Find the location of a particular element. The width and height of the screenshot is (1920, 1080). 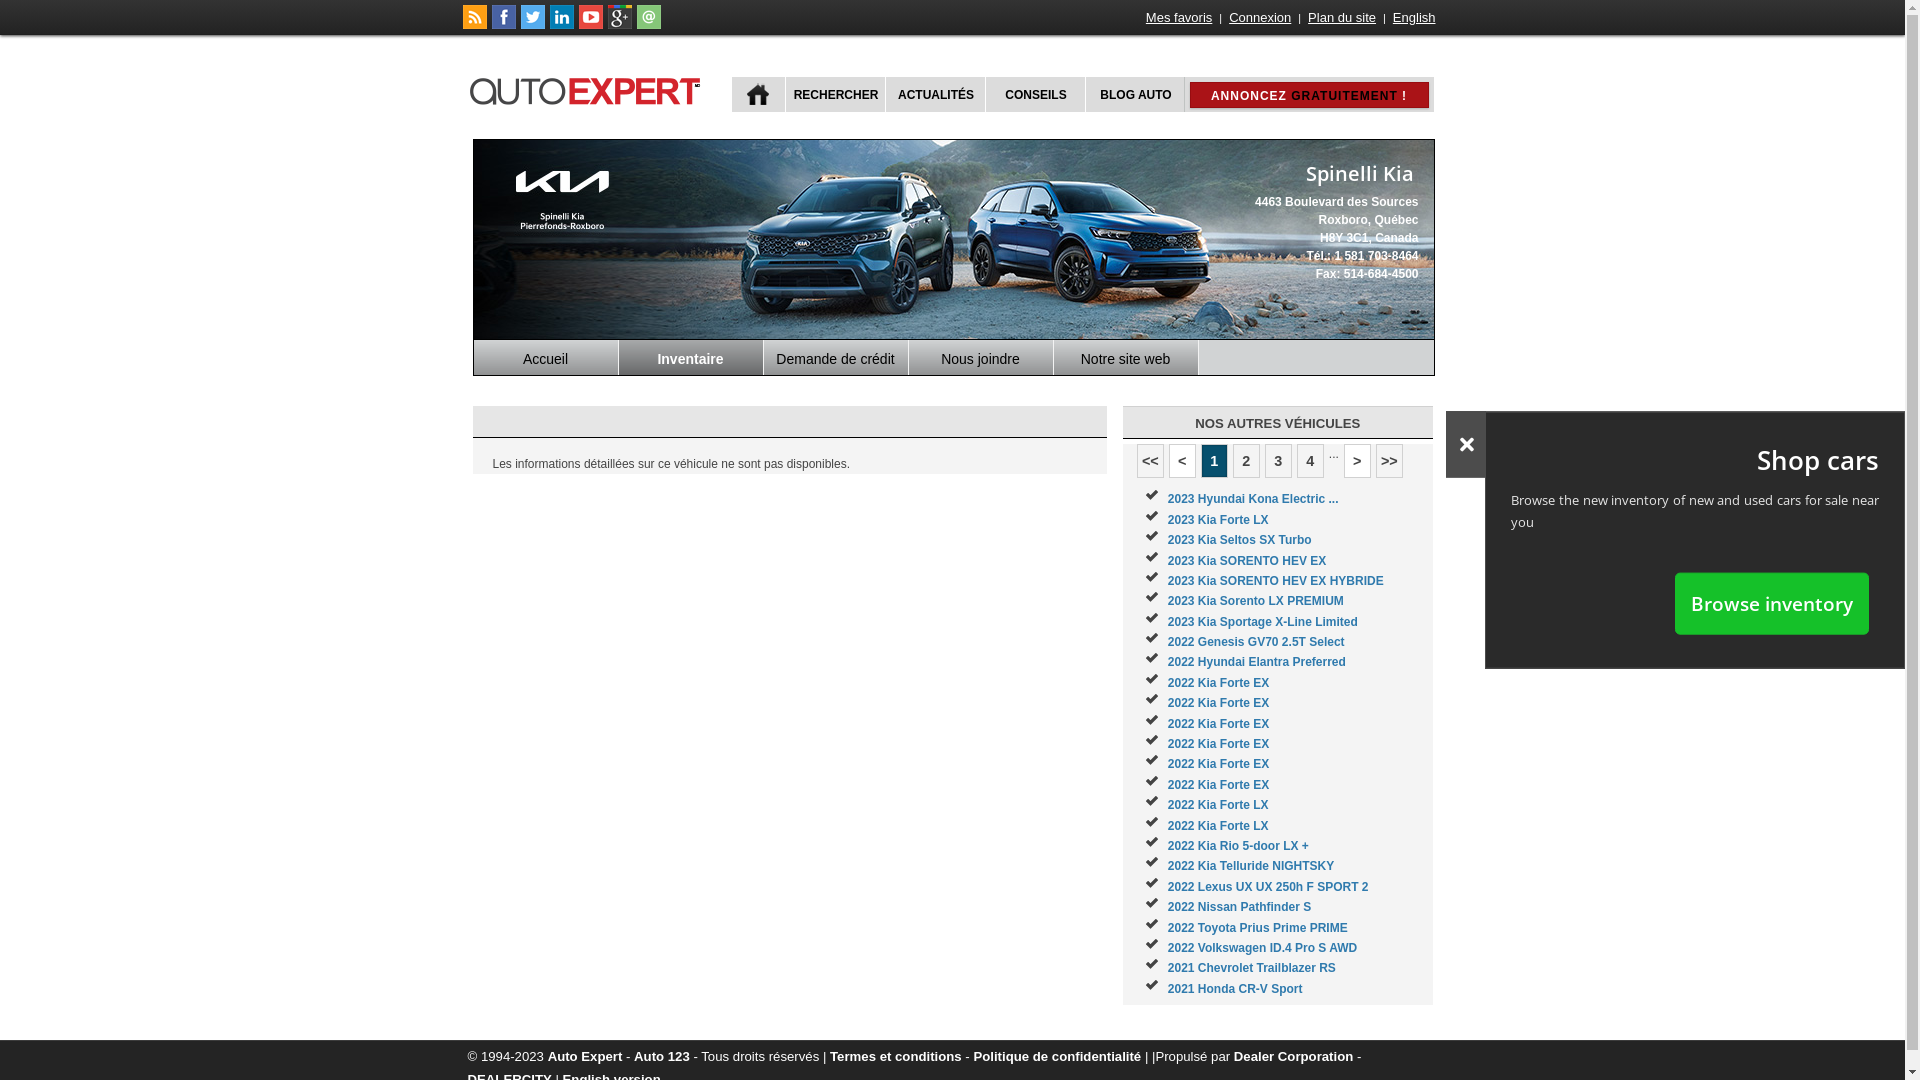

'2' is located at coordinates (1245, 461).